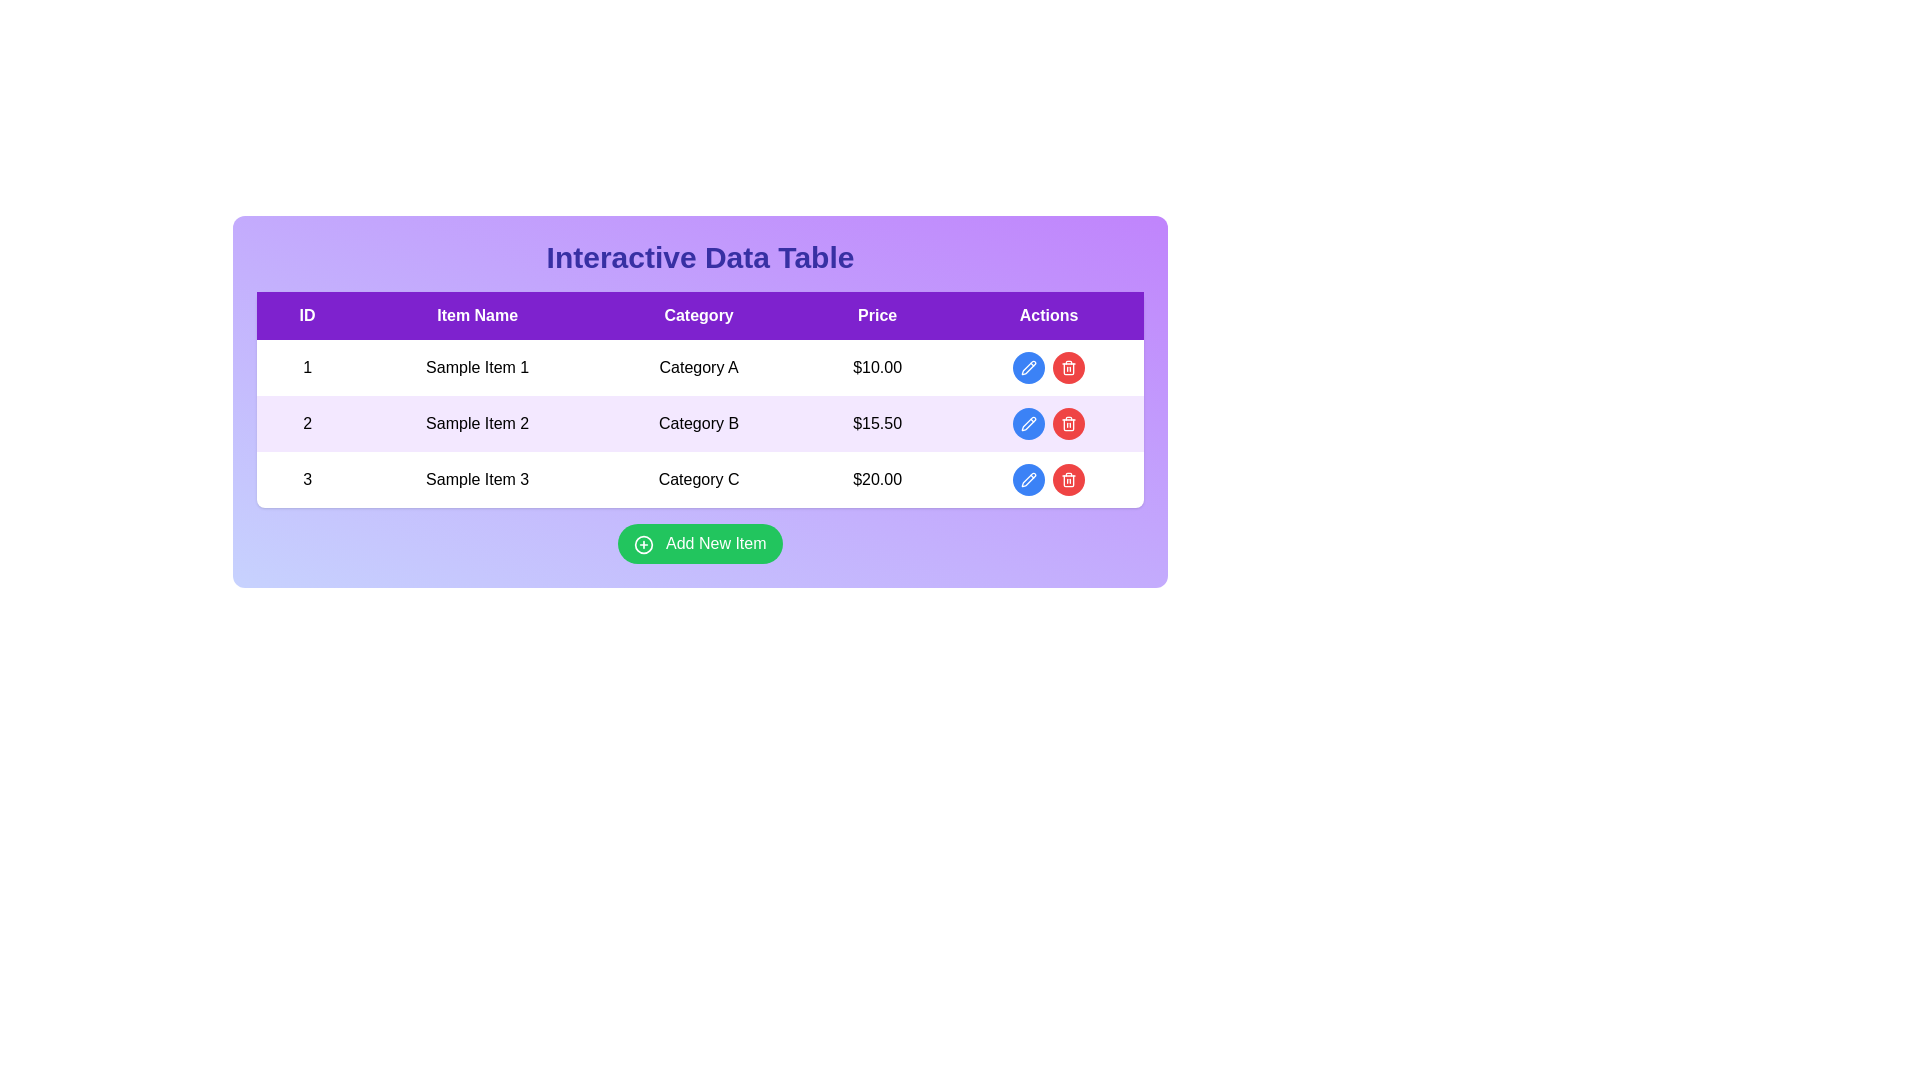 This screenshot has height=1080, width=1920. What do you see at coordinates (700, 423) in the screenshot?
I see `the second row of the table, which displays attributes such as ID, name, category, and price` at bounding box center [700, 423].